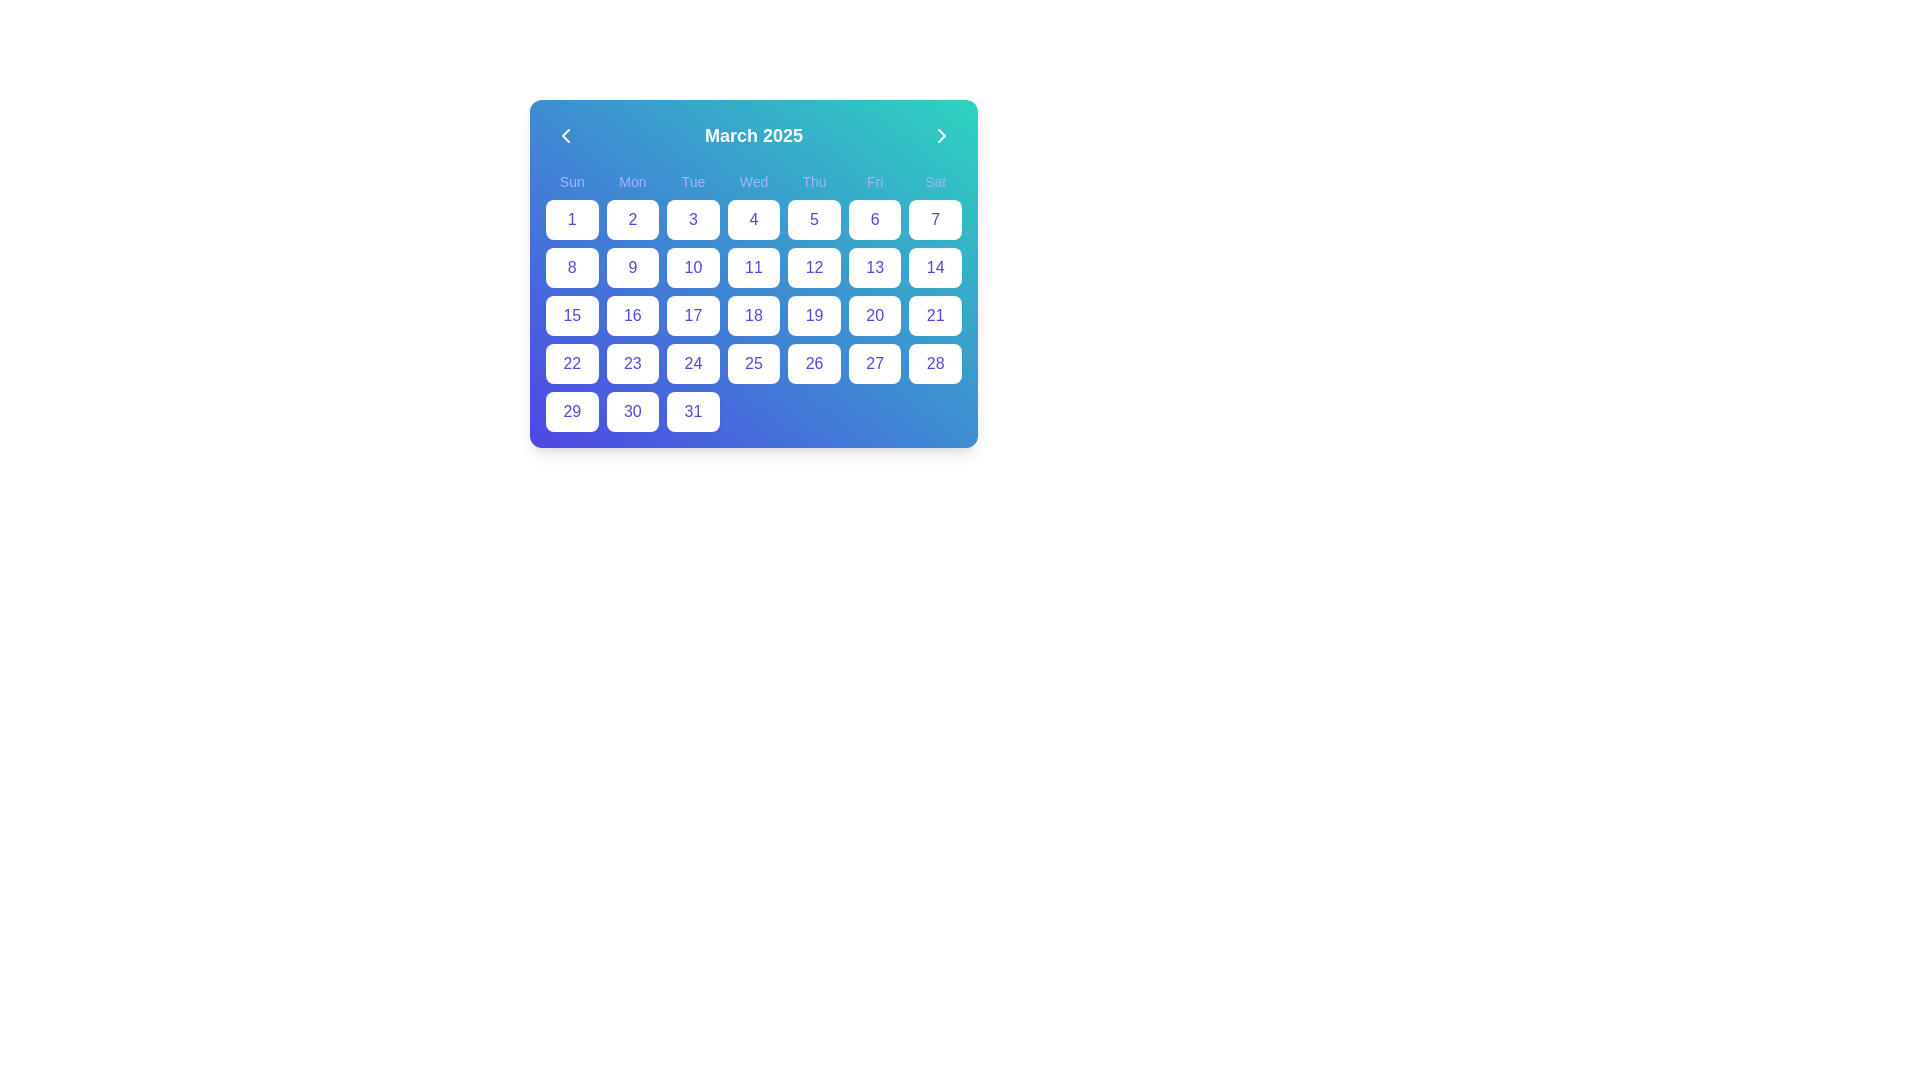 The width and height of the screenshot is (1920, 1080). I want to click on the date cell displaying the number '8' in the calendar view, located in the second row and first column, below the 'Sun' header, so click(571, 266).